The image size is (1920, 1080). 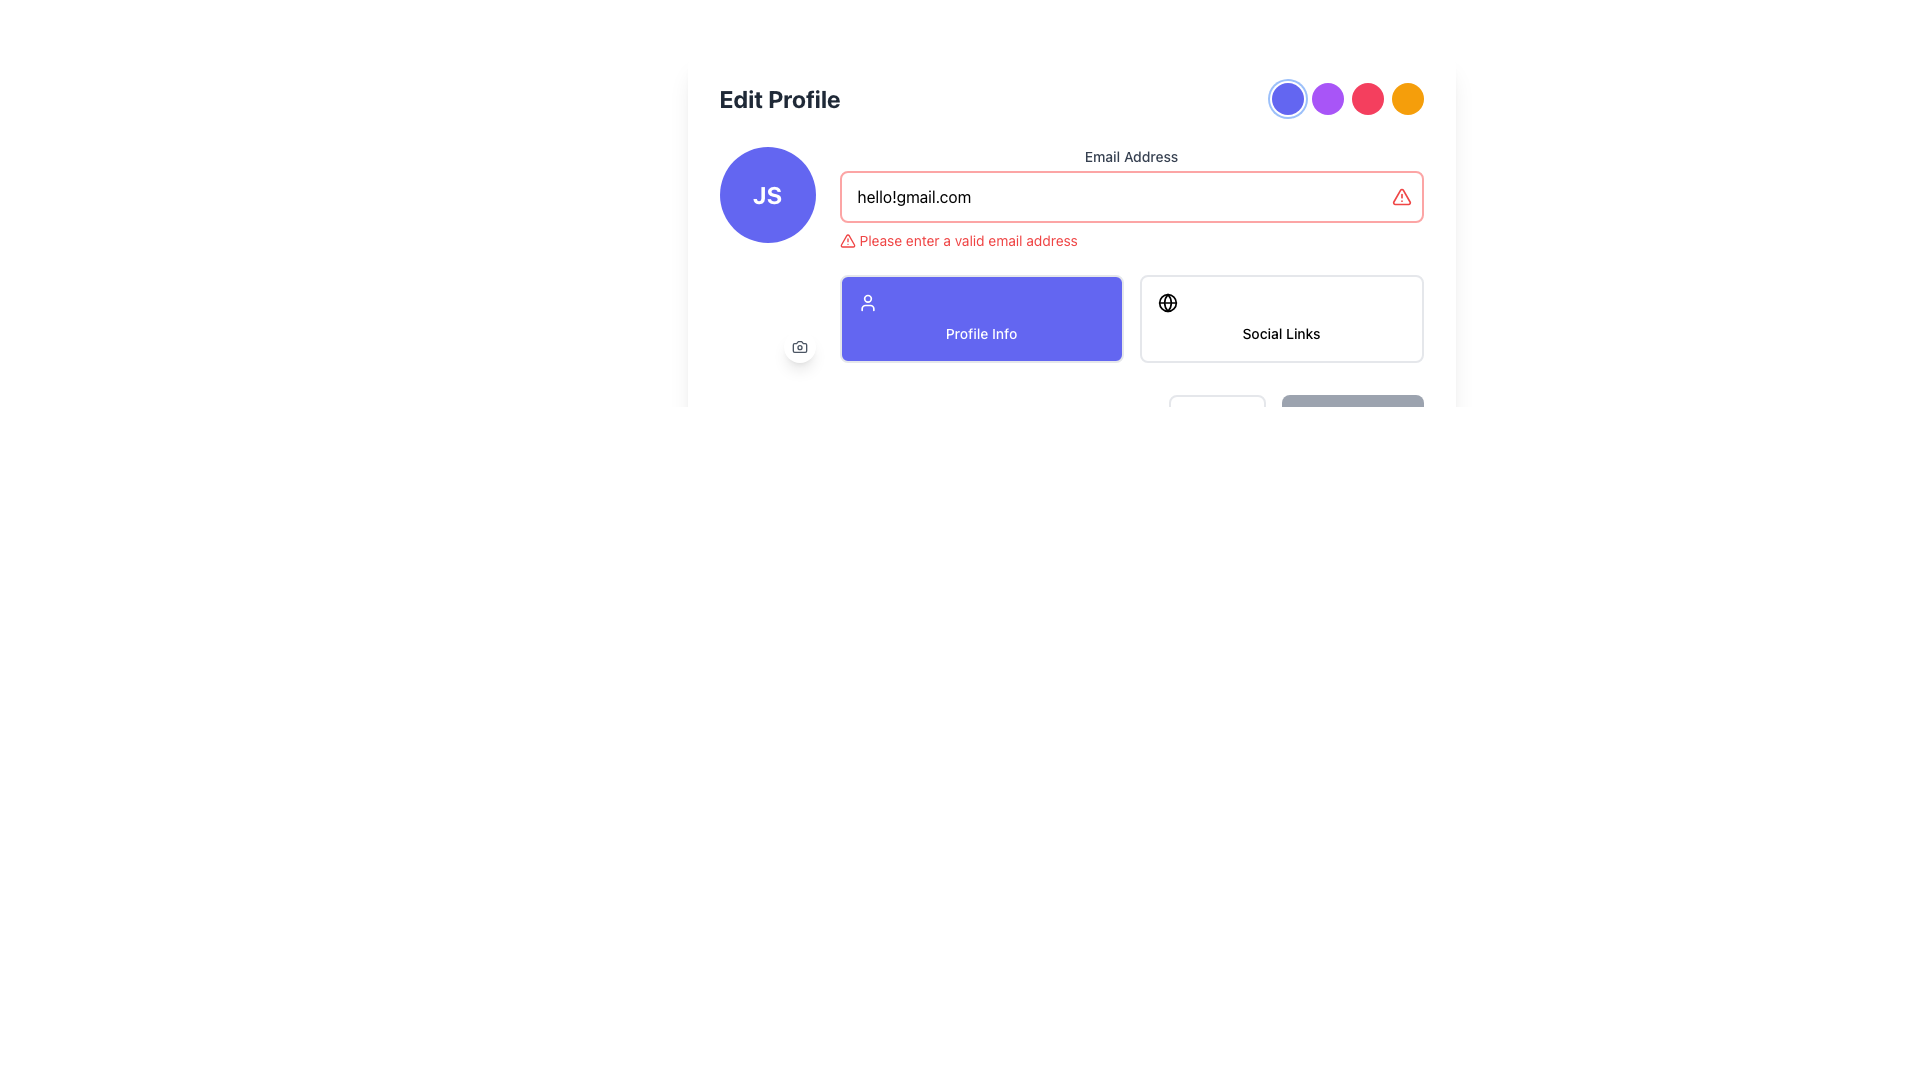 What do you see at coordinates (1131, 199) in the screenshot?
I see `the email input field, which has a red border indicating an error state and is labeled 'Email Address' above it` at bounding box center [1131, 199].